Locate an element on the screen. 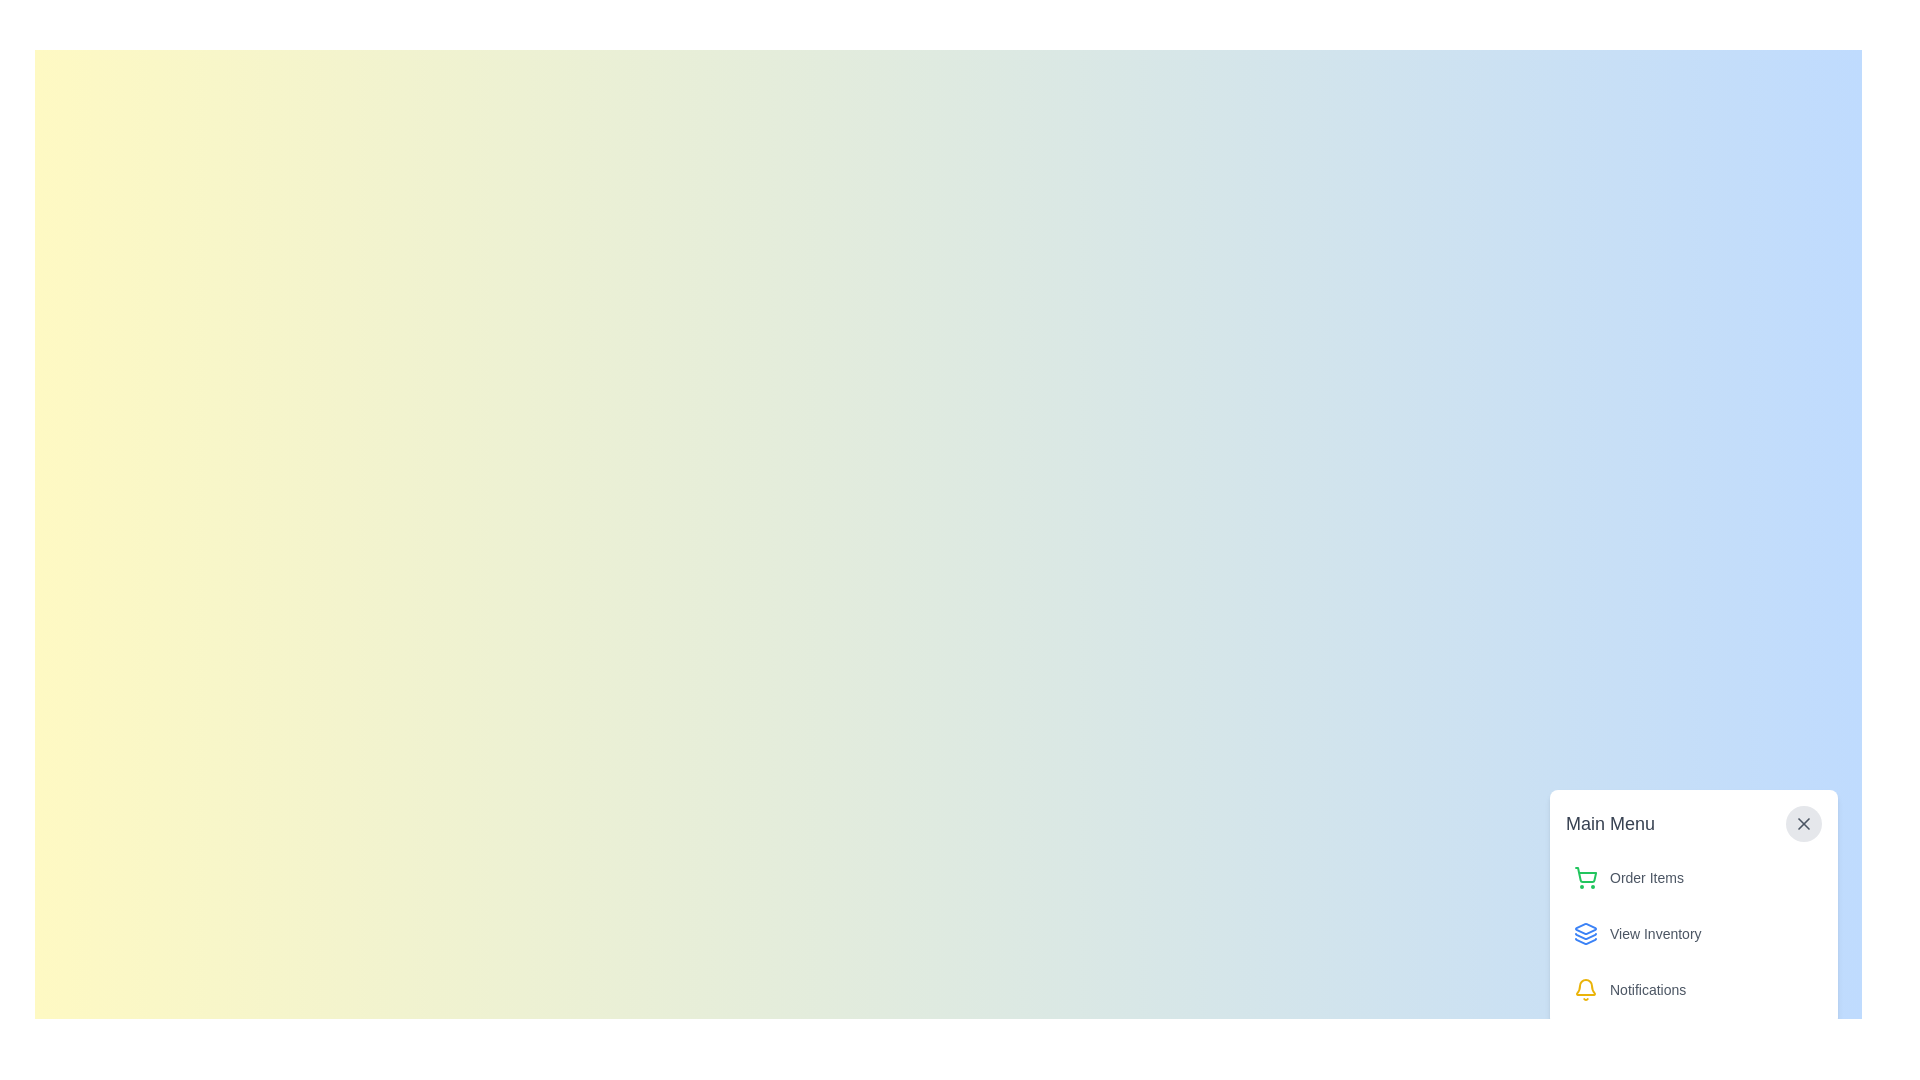 The image size is (1920, 1080). the shopping cart icon is located at coordinates (1585, 874).